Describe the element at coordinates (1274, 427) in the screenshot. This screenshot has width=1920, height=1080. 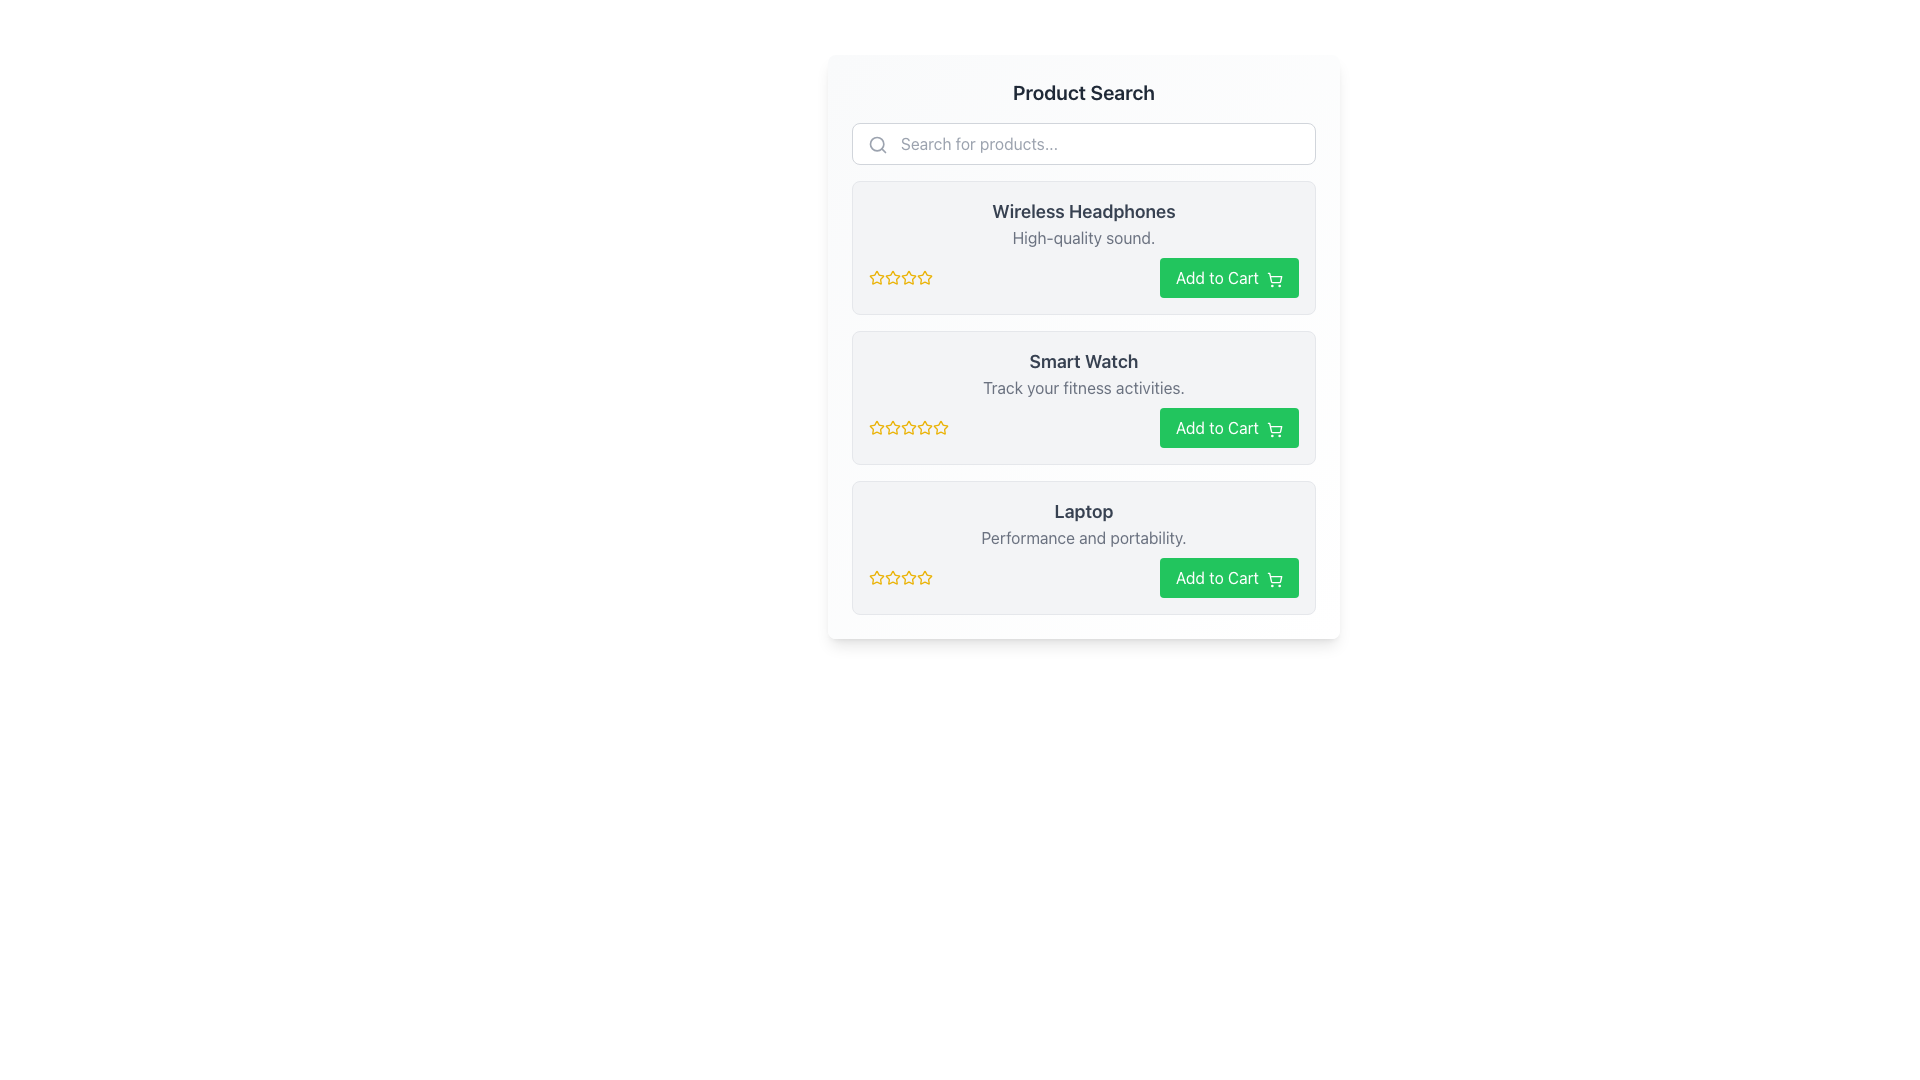
I see `the decorative icon that indicates the 'Add to Cart' function, which is located on the right edge of the second 'Add to Cart' button` at that location.